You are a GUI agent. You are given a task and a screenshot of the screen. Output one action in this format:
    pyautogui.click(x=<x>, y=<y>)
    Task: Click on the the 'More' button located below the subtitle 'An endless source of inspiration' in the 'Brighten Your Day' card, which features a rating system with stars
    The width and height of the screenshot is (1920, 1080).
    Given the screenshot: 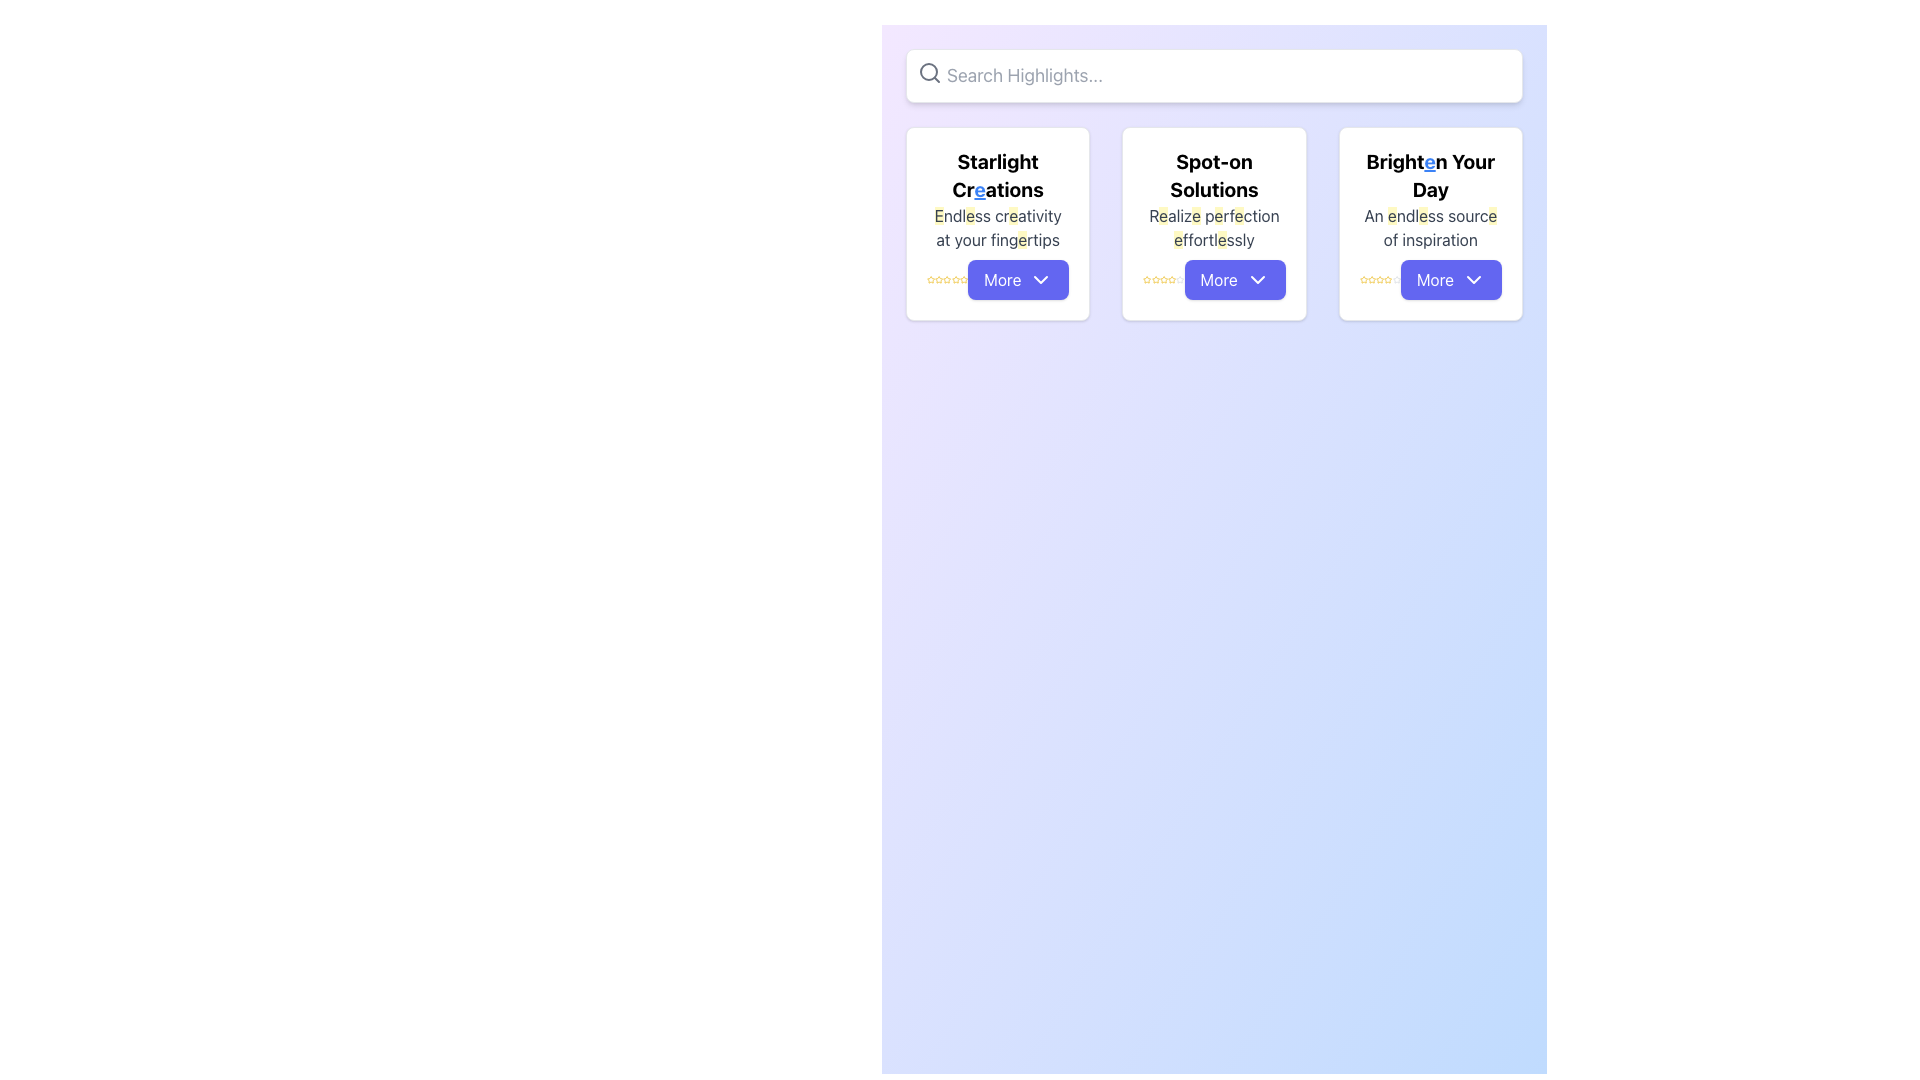 What is the action you would take?
    pyautogui.click(x=1429, y=280)
    